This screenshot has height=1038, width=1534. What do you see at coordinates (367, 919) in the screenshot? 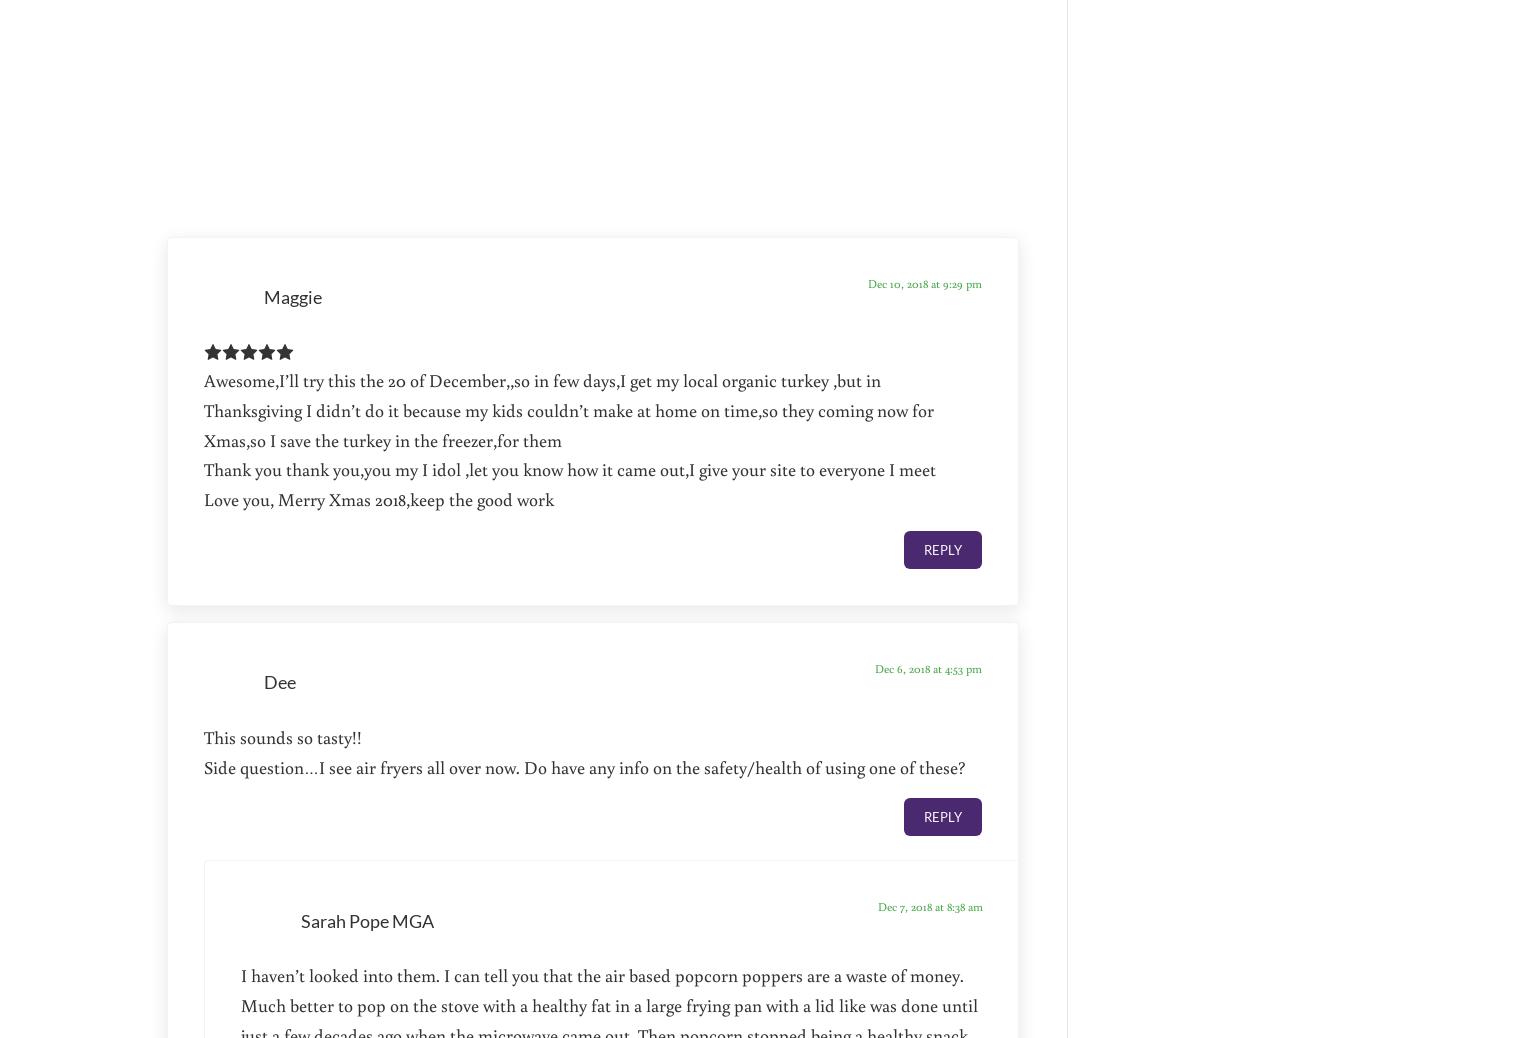
I see `'Sarah Pope MGA'` at bounding box center [367, 919].